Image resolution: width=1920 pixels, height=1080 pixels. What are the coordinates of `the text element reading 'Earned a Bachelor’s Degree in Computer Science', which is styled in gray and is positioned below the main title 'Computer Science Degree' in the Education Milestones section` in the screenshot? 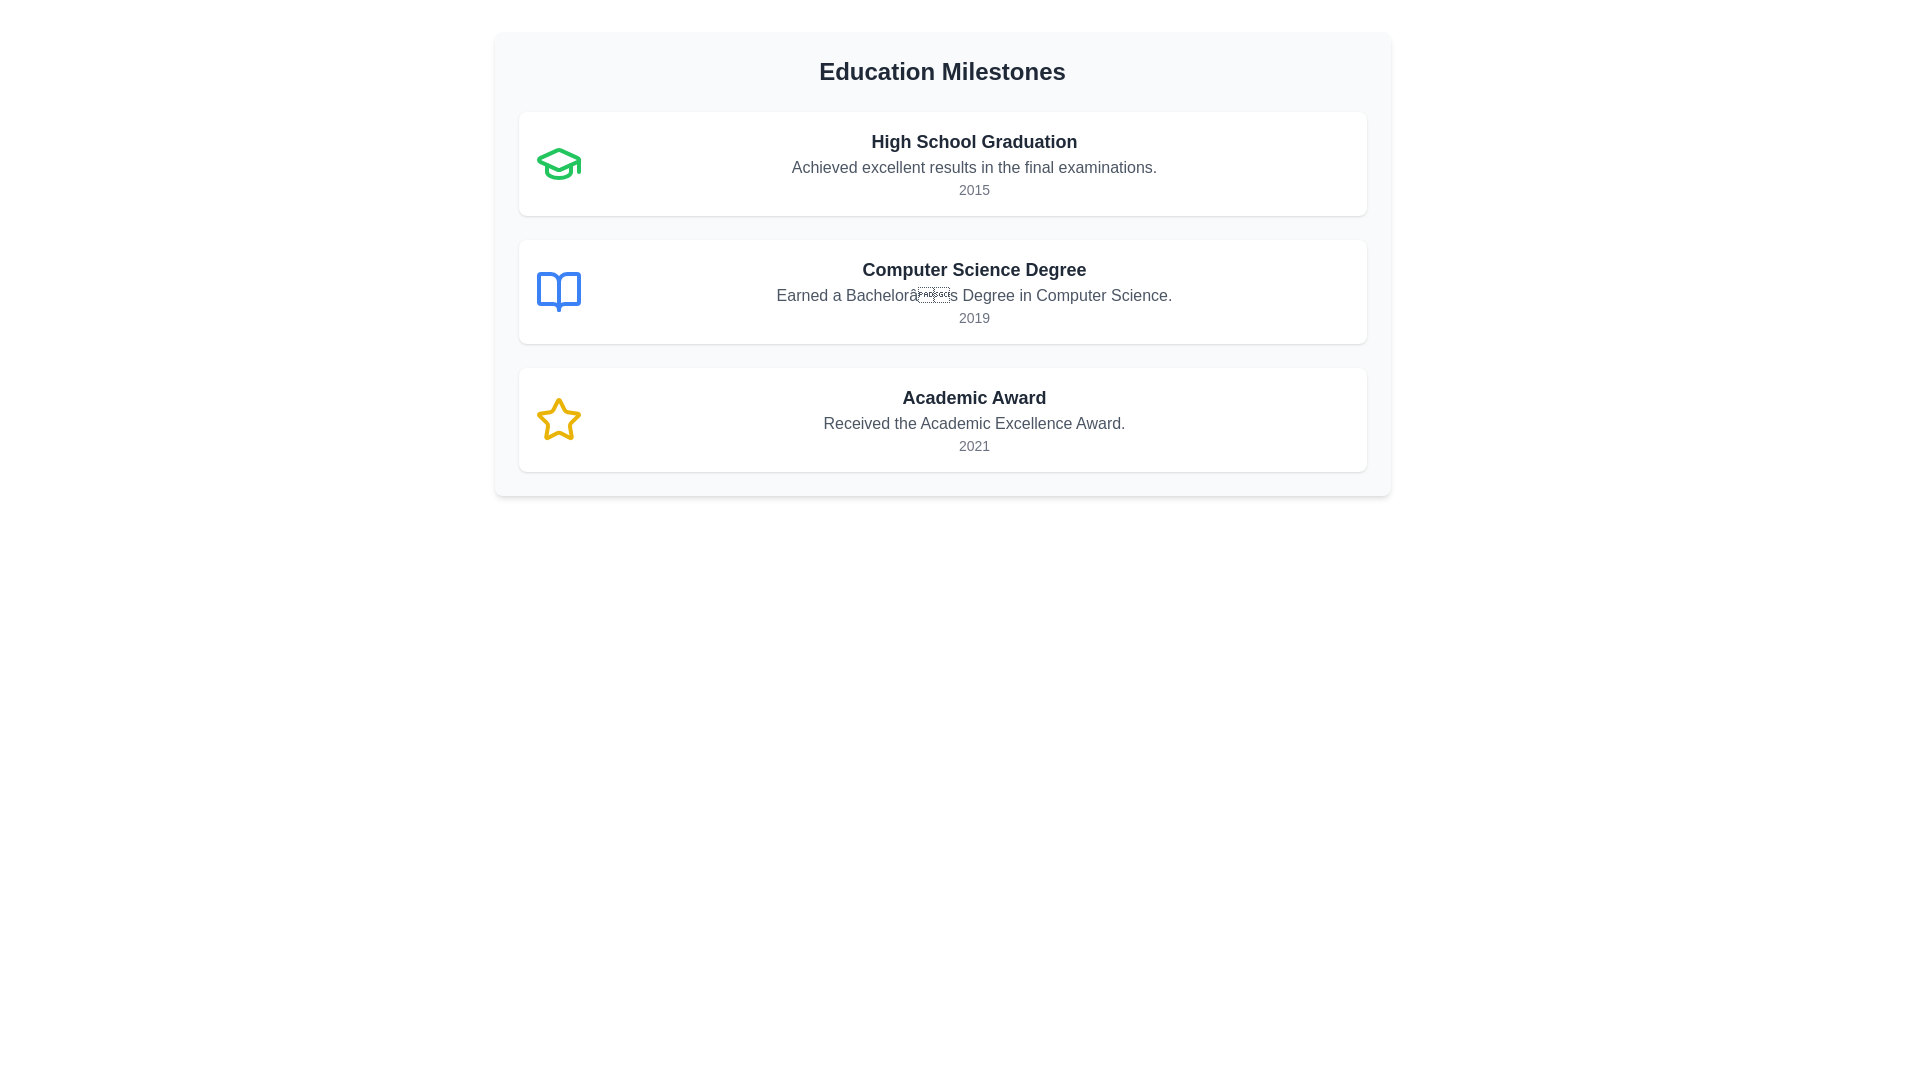 It's located at (974, 296).